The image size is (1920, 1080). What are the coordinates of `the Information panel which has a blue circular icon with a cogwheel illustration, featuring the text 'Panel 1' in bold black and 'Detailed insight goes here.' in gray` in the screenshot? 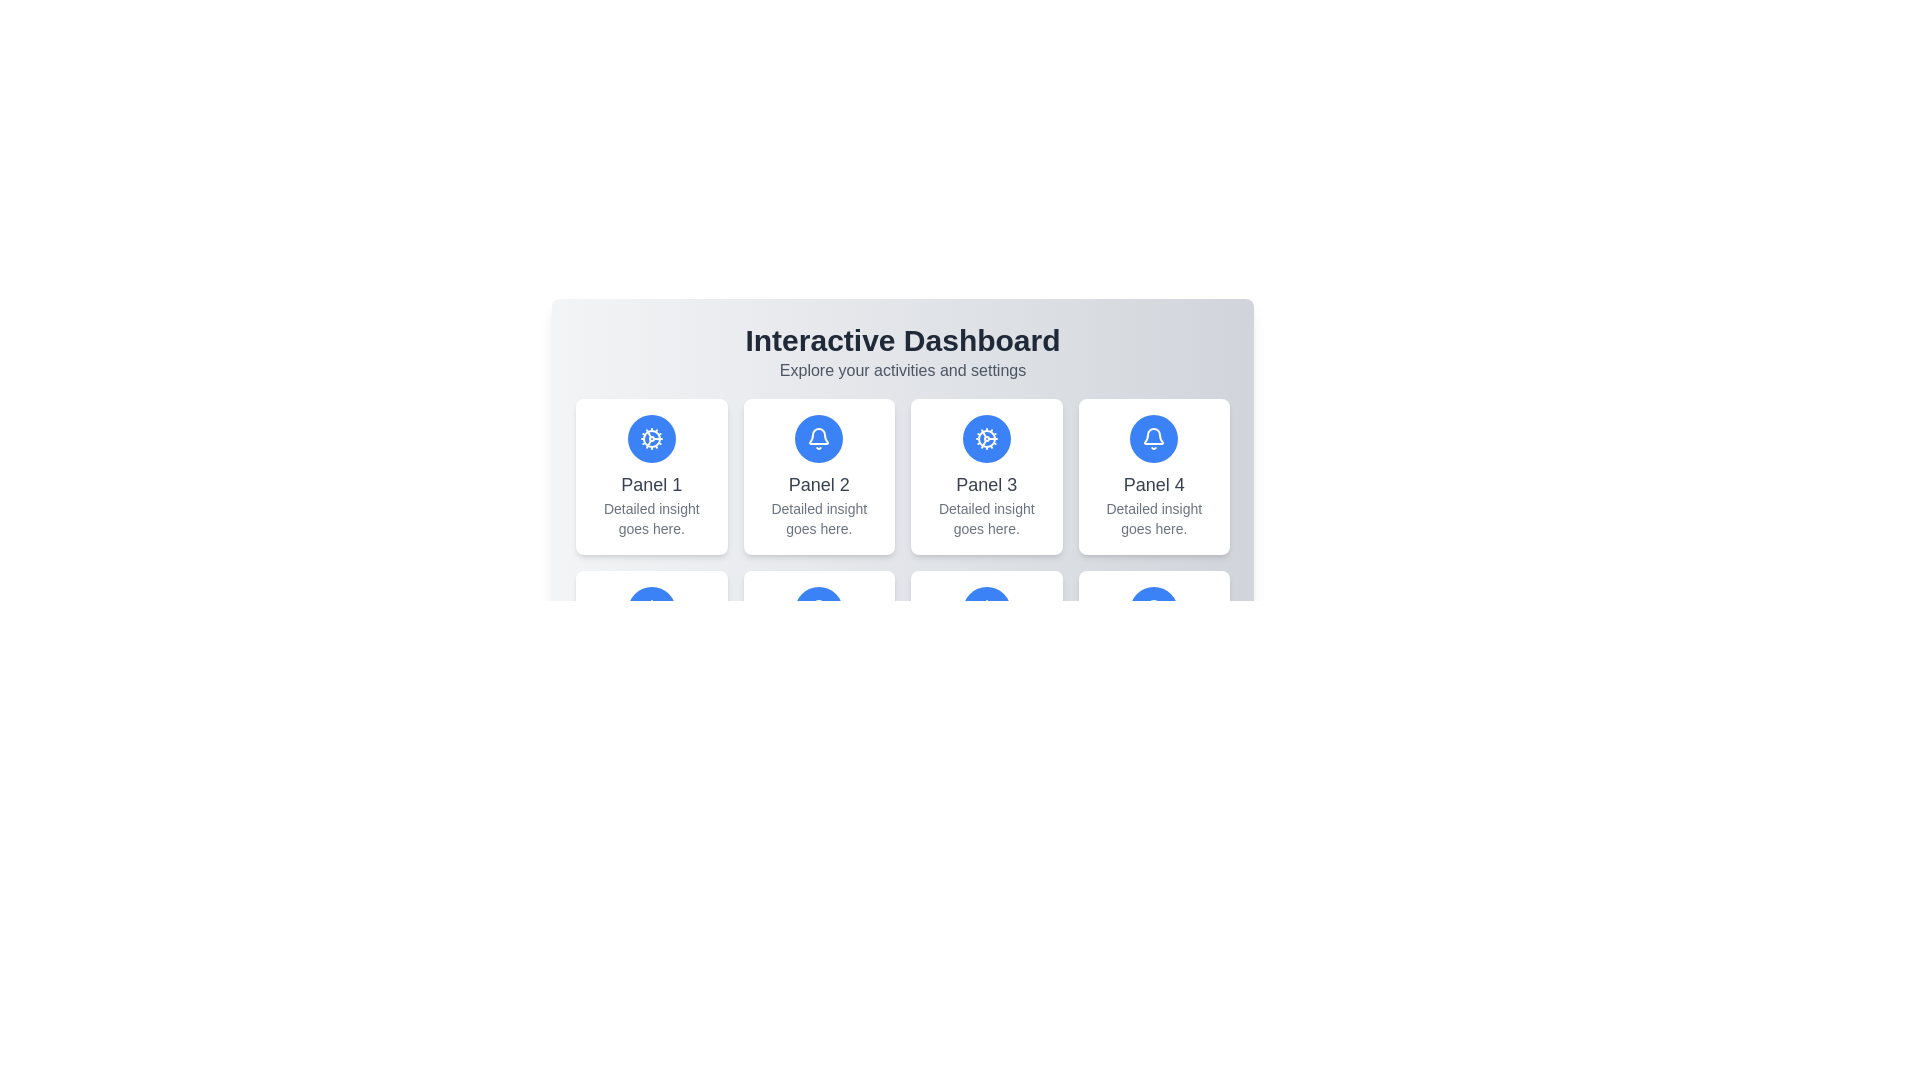 It's located at (651, 477).